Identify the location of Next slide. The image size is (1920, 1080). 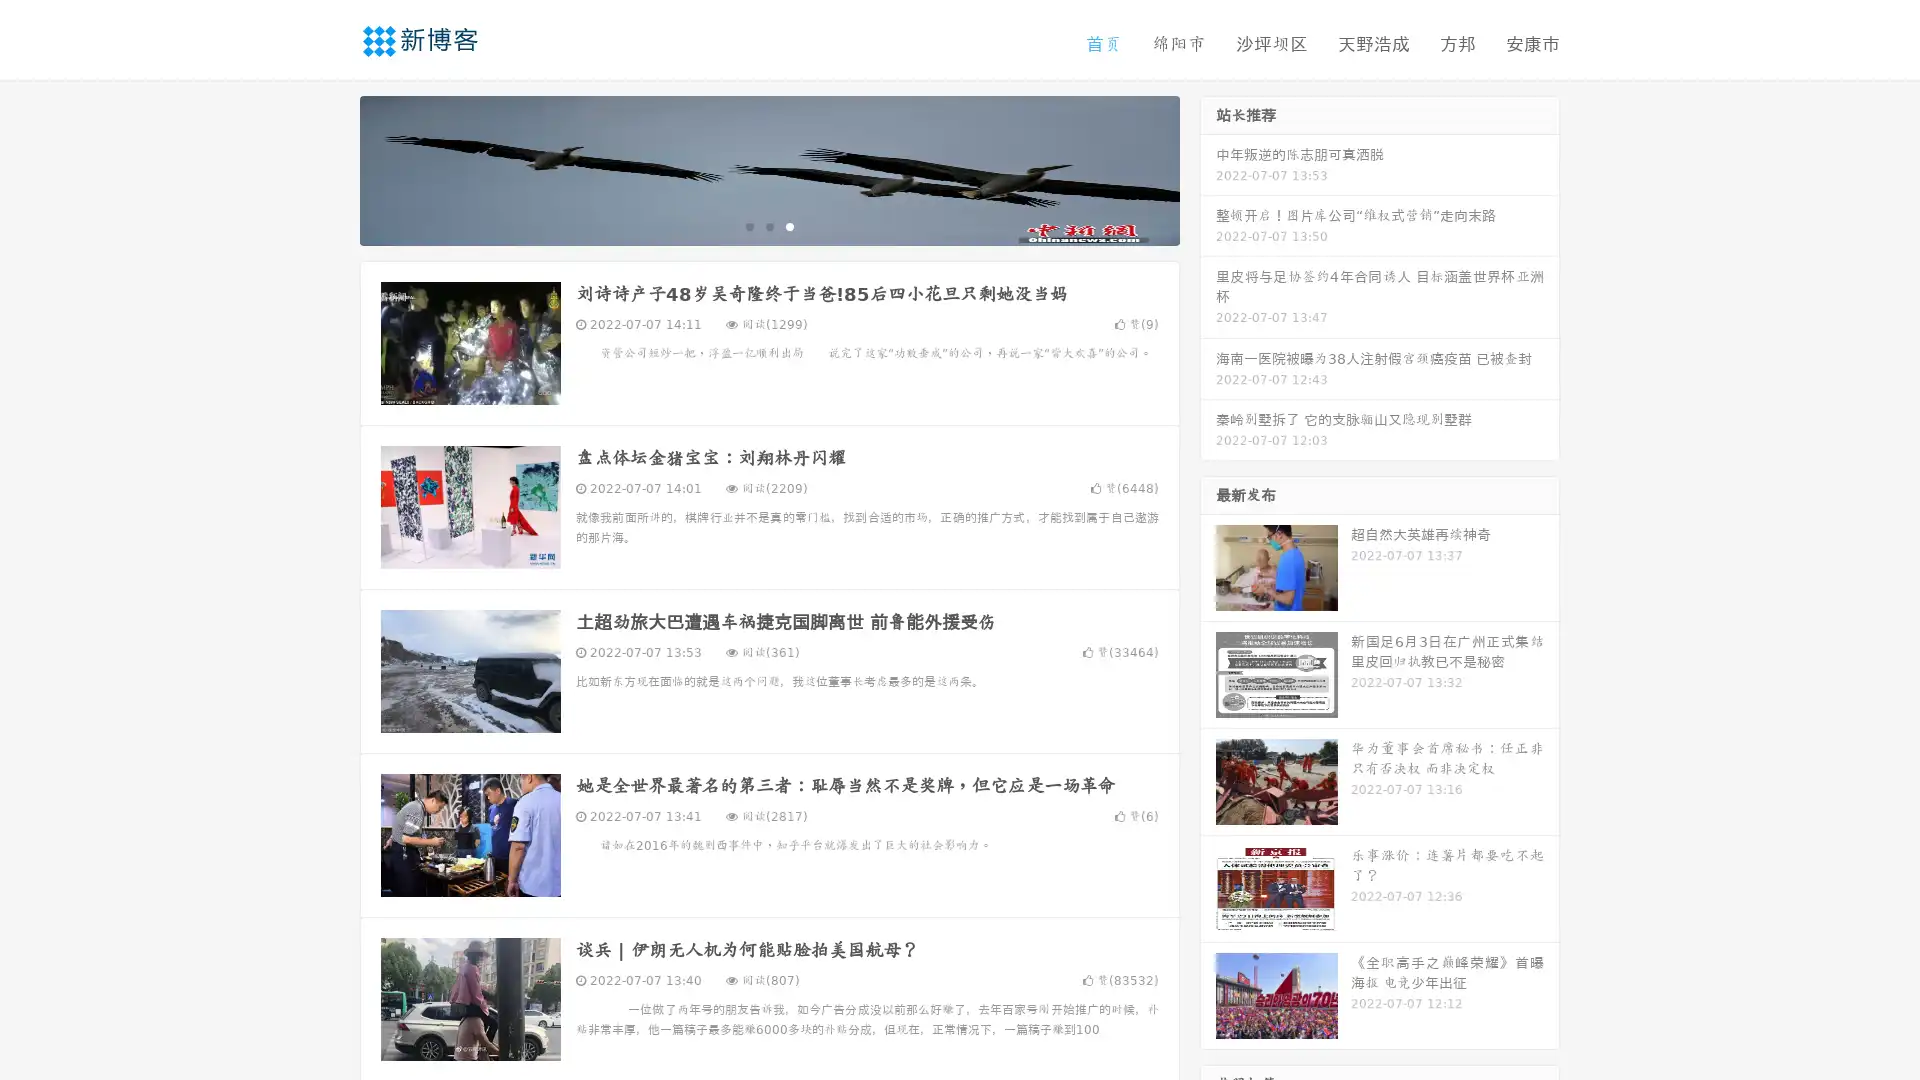
(1208, 168).